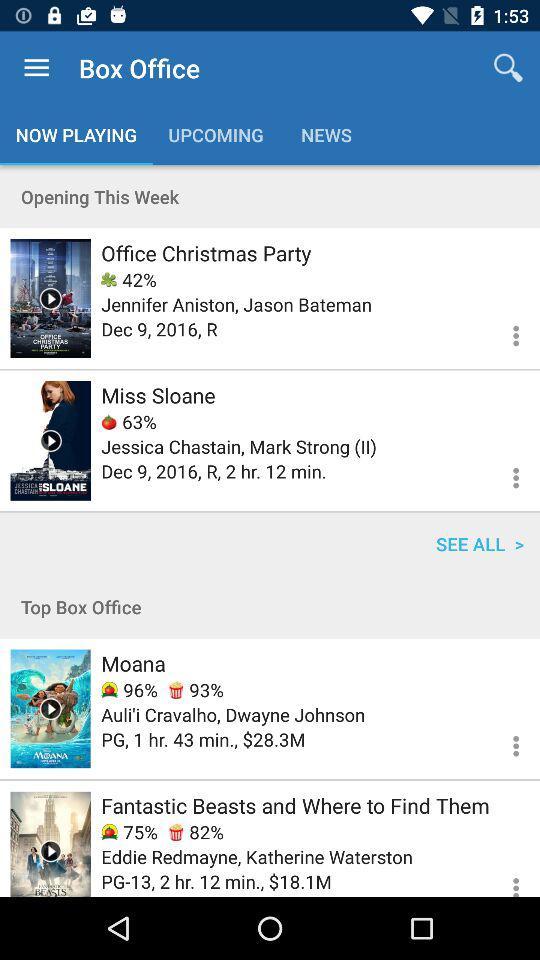 The image size is (540, 960). I want to click on trailer, so click(50, 440).